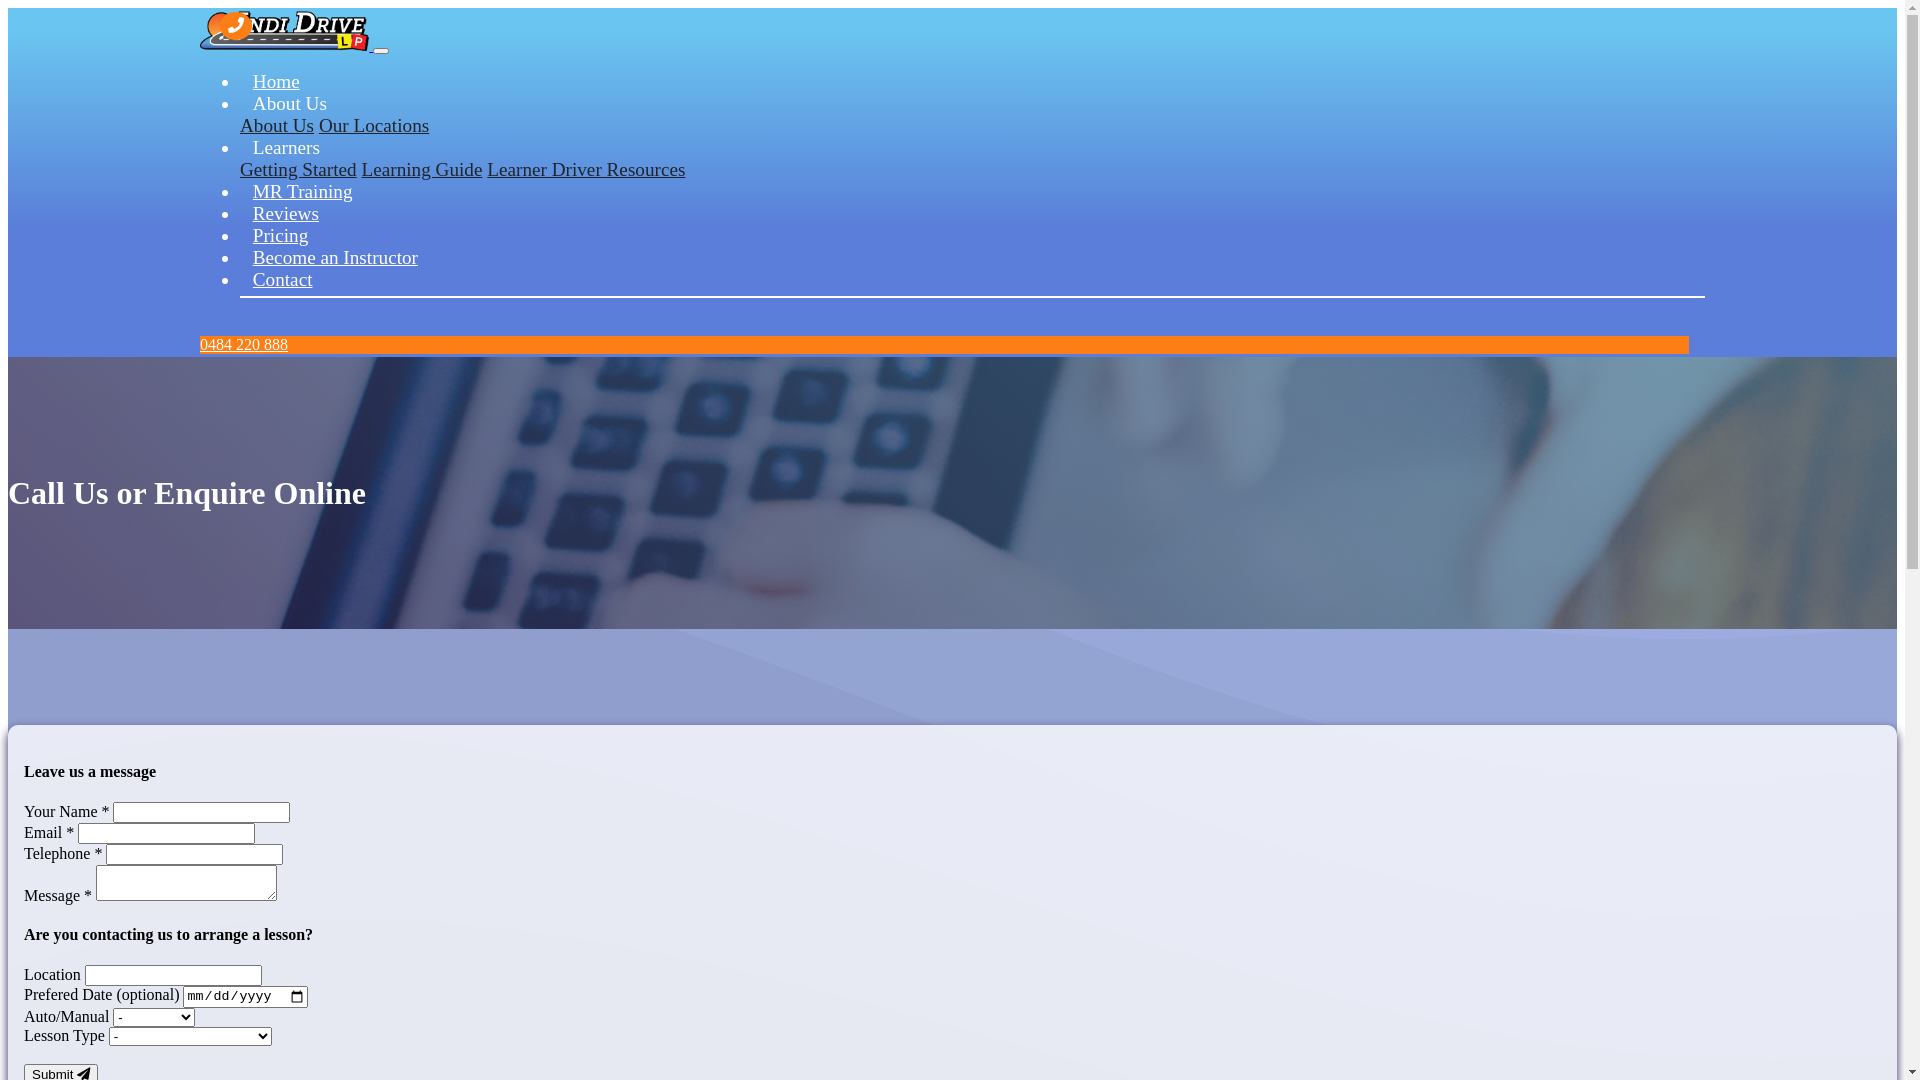  Describe the element at coordinates (275, 80) in the screenshot. I see `'Home'` at that location.